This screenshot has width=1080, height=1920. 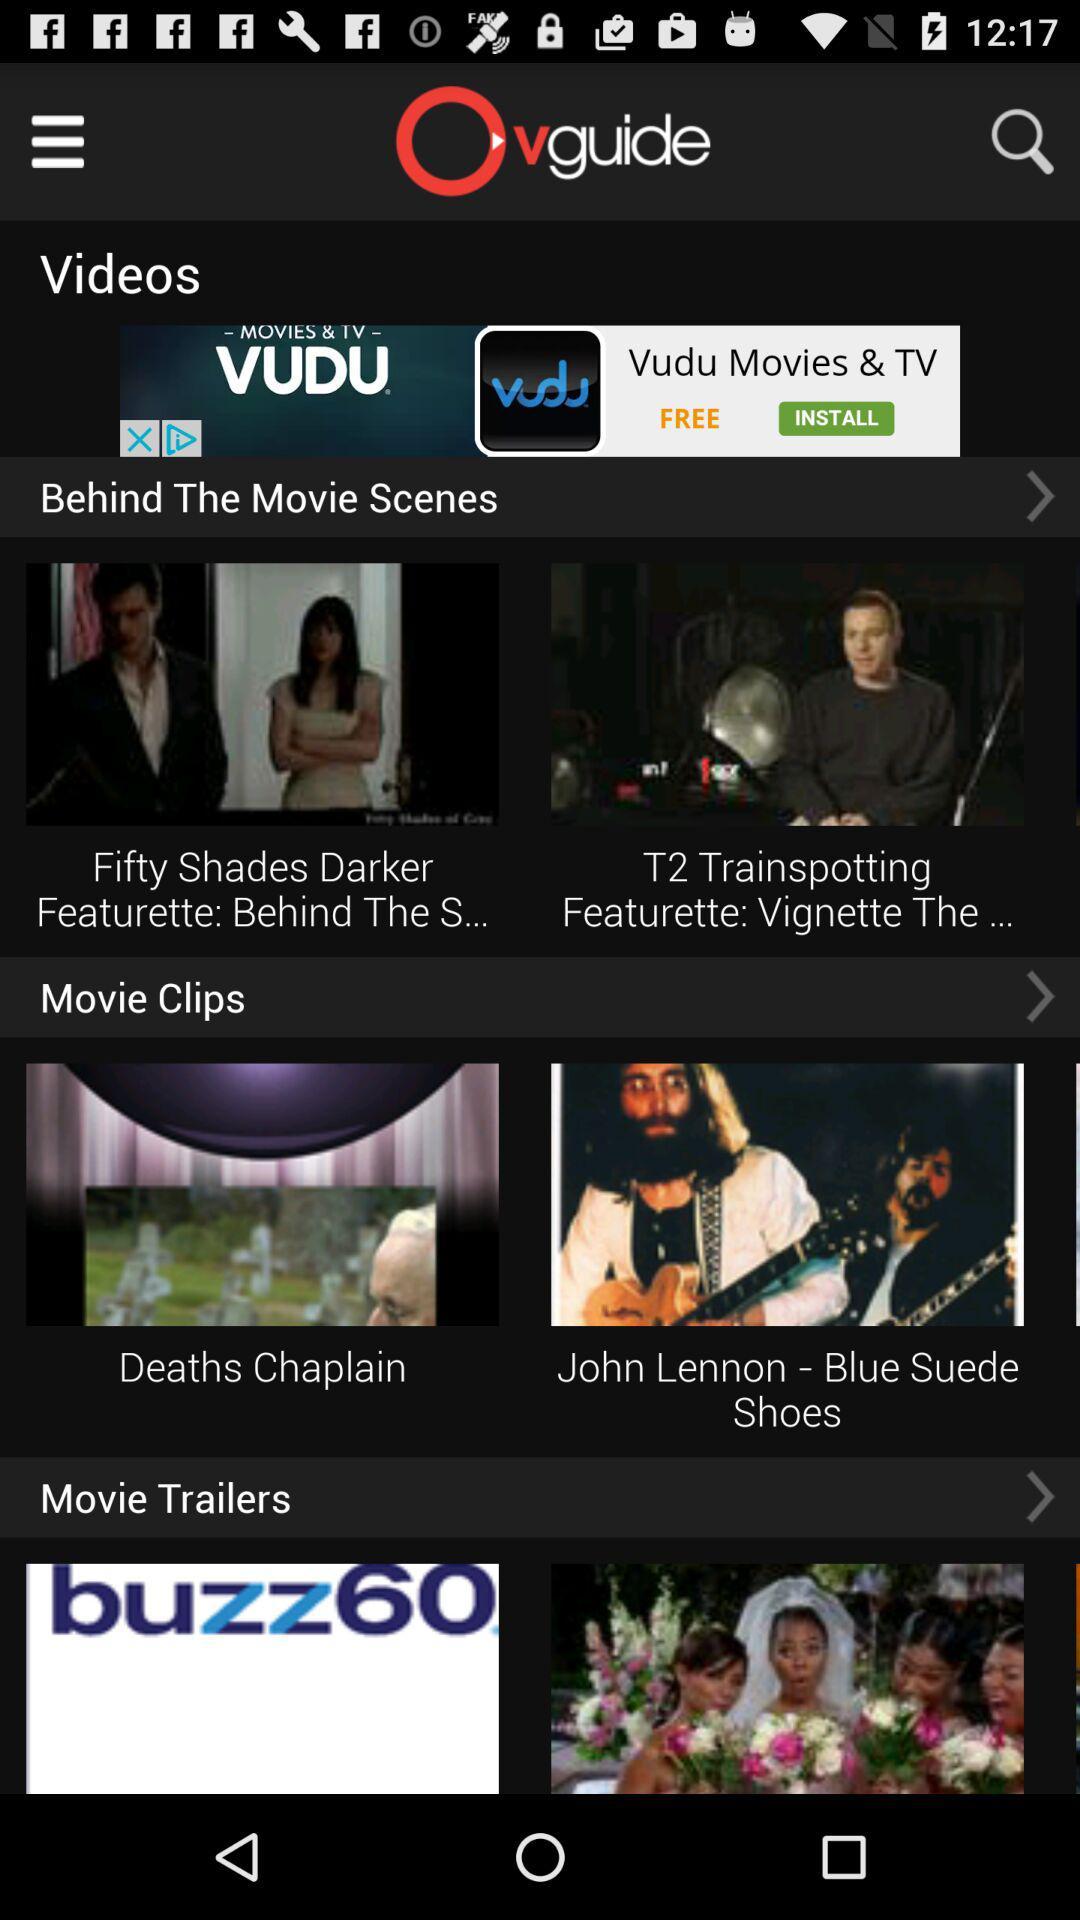 I want to click on open an advertisements, so click(x=540, y=391).